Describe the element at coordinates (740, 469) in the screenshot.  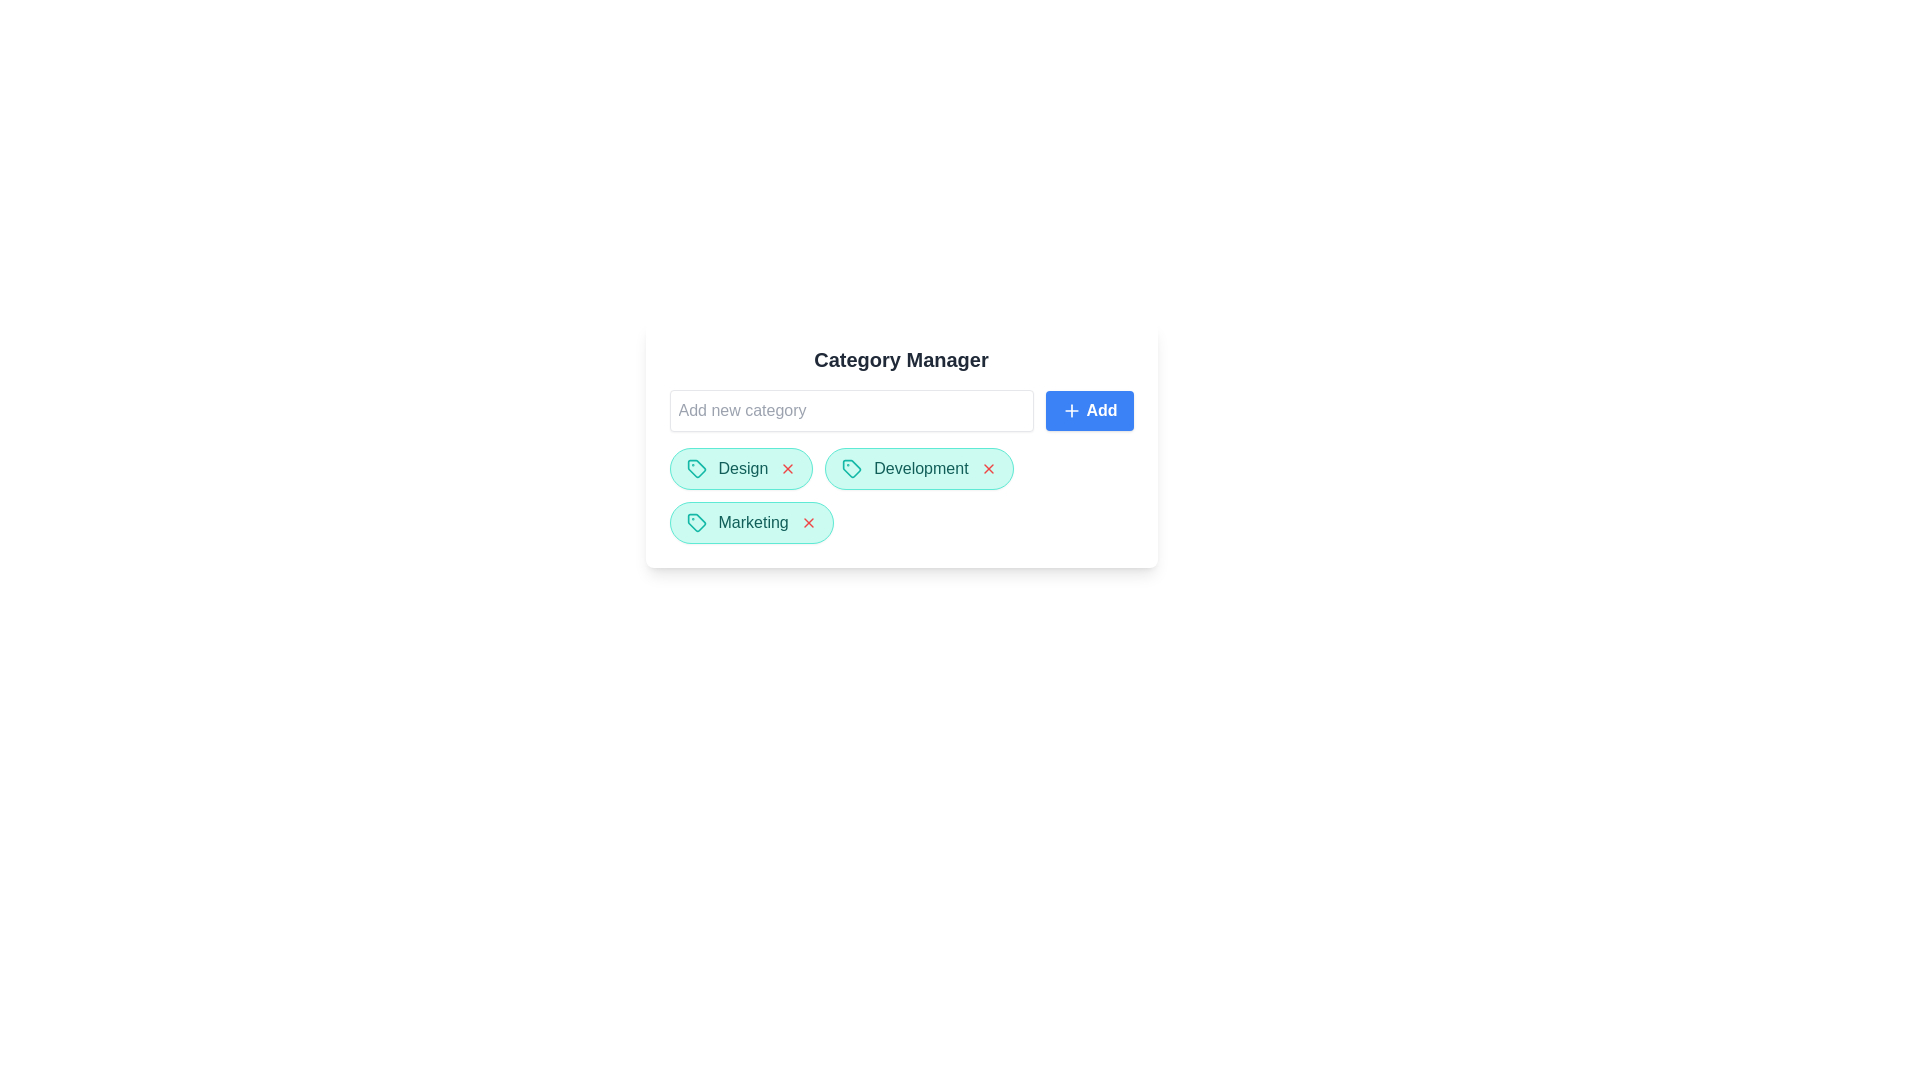
I see `the category chip labeled Design` at that location.